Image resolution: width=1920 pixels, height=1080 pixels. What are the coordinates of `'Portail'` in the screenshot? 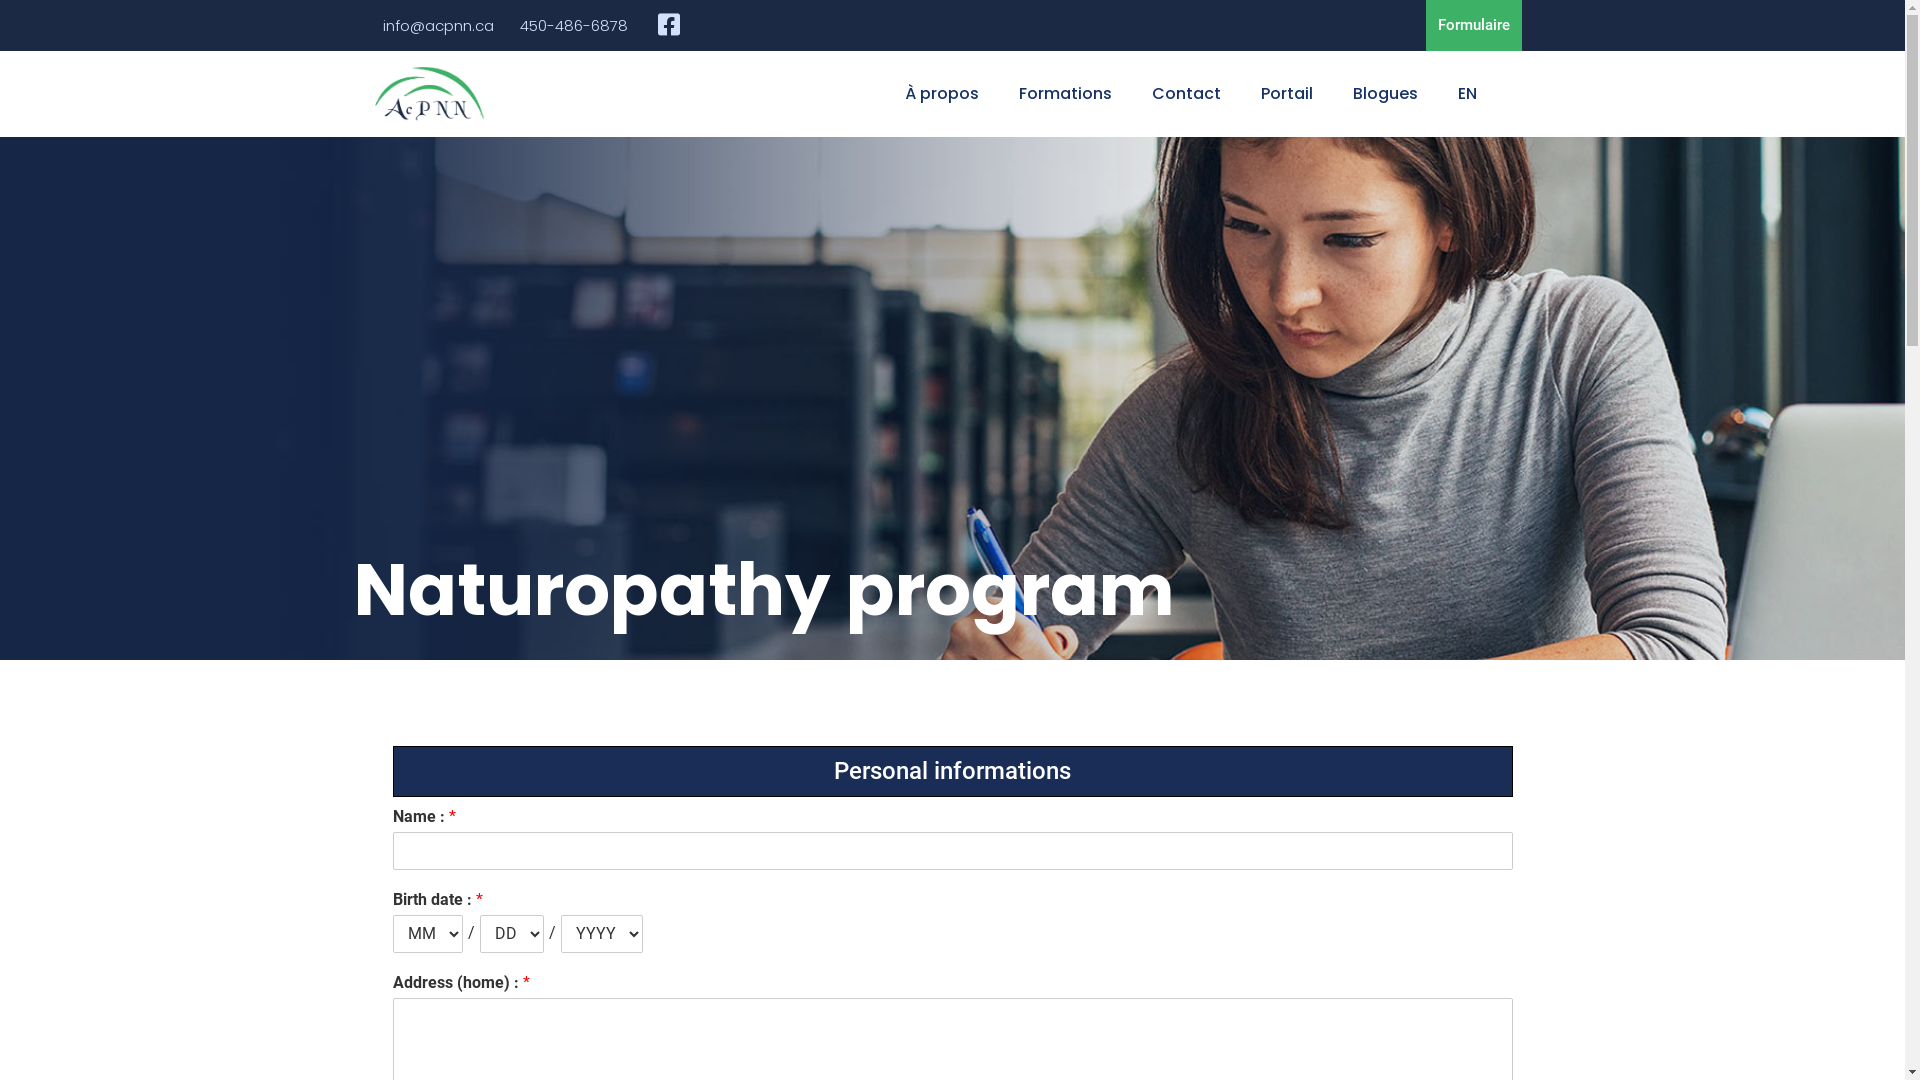 It's located at (1286, 93).